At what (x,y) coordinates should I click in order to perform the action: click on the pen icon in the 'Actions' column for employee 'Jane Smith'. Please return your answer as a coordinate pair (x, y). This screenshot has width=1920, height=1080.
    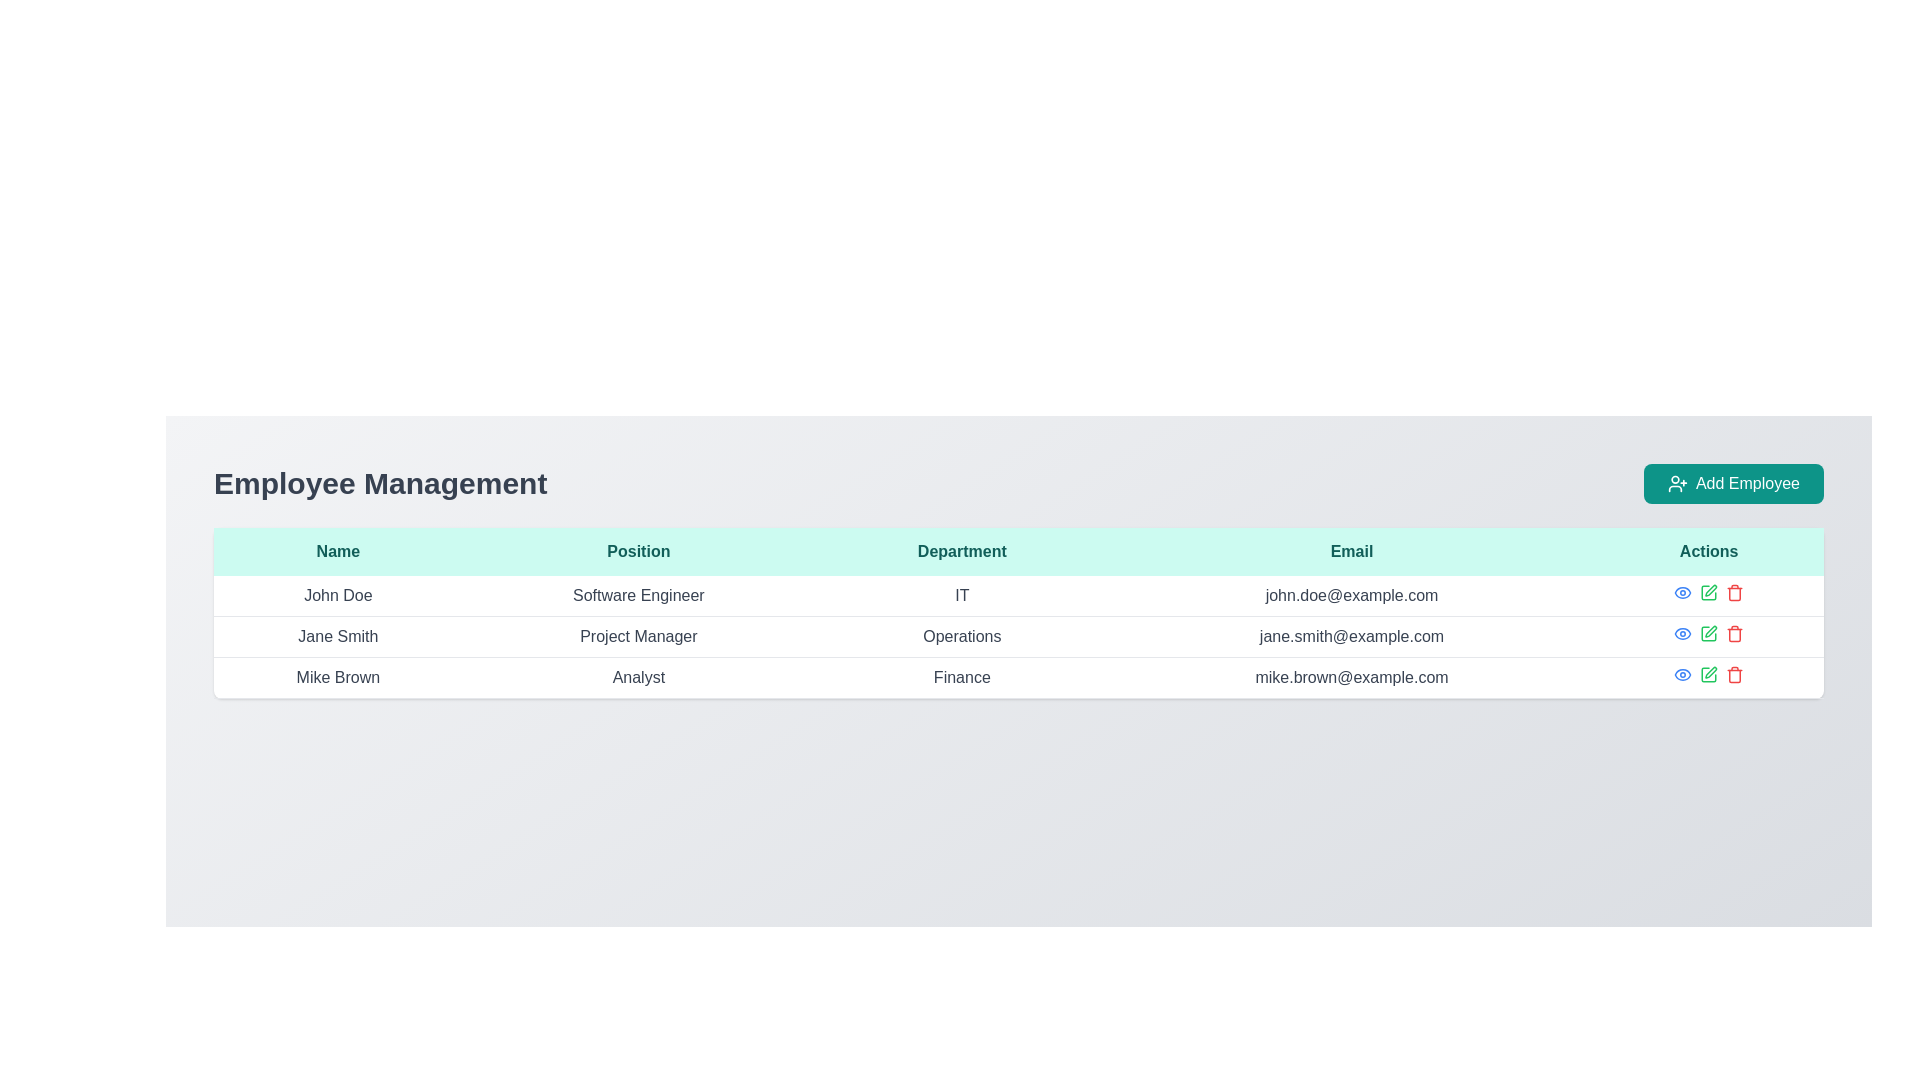
    Looking at the image, I should click on (1710, 589).